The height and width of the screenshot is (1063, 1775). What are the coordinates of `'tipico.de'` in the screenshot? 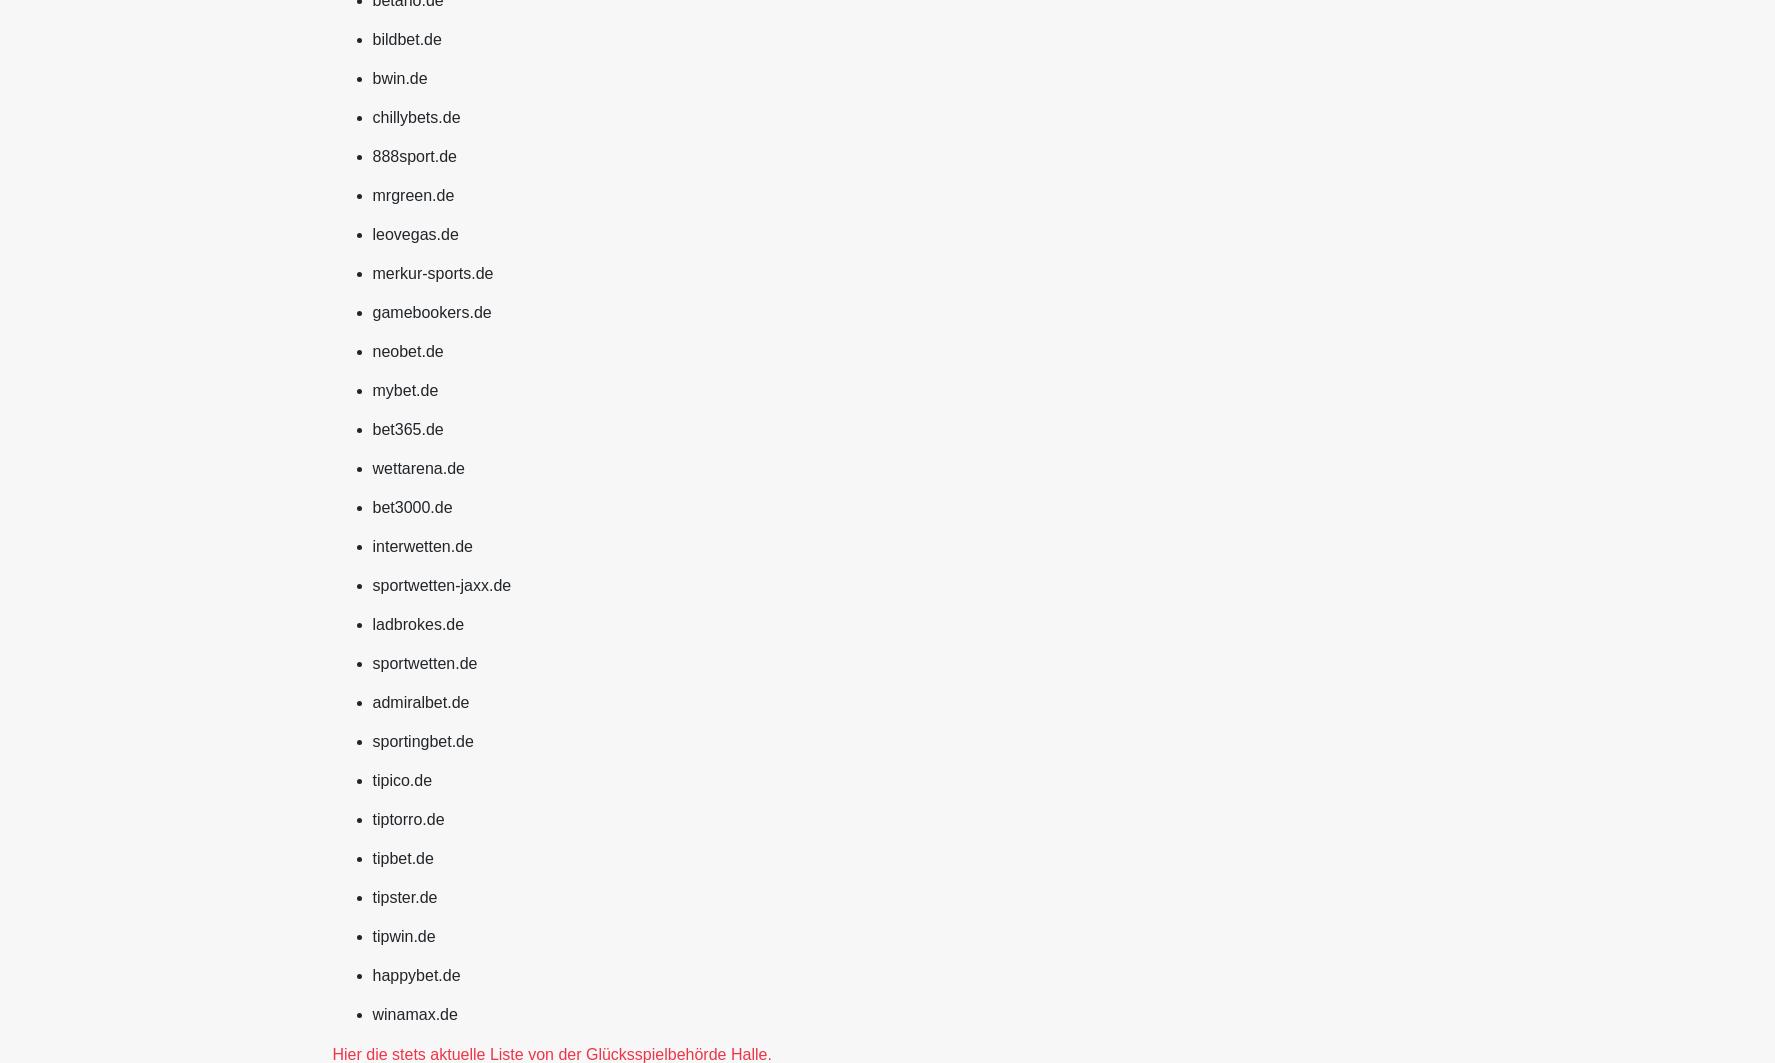 It's located at (401, 778).